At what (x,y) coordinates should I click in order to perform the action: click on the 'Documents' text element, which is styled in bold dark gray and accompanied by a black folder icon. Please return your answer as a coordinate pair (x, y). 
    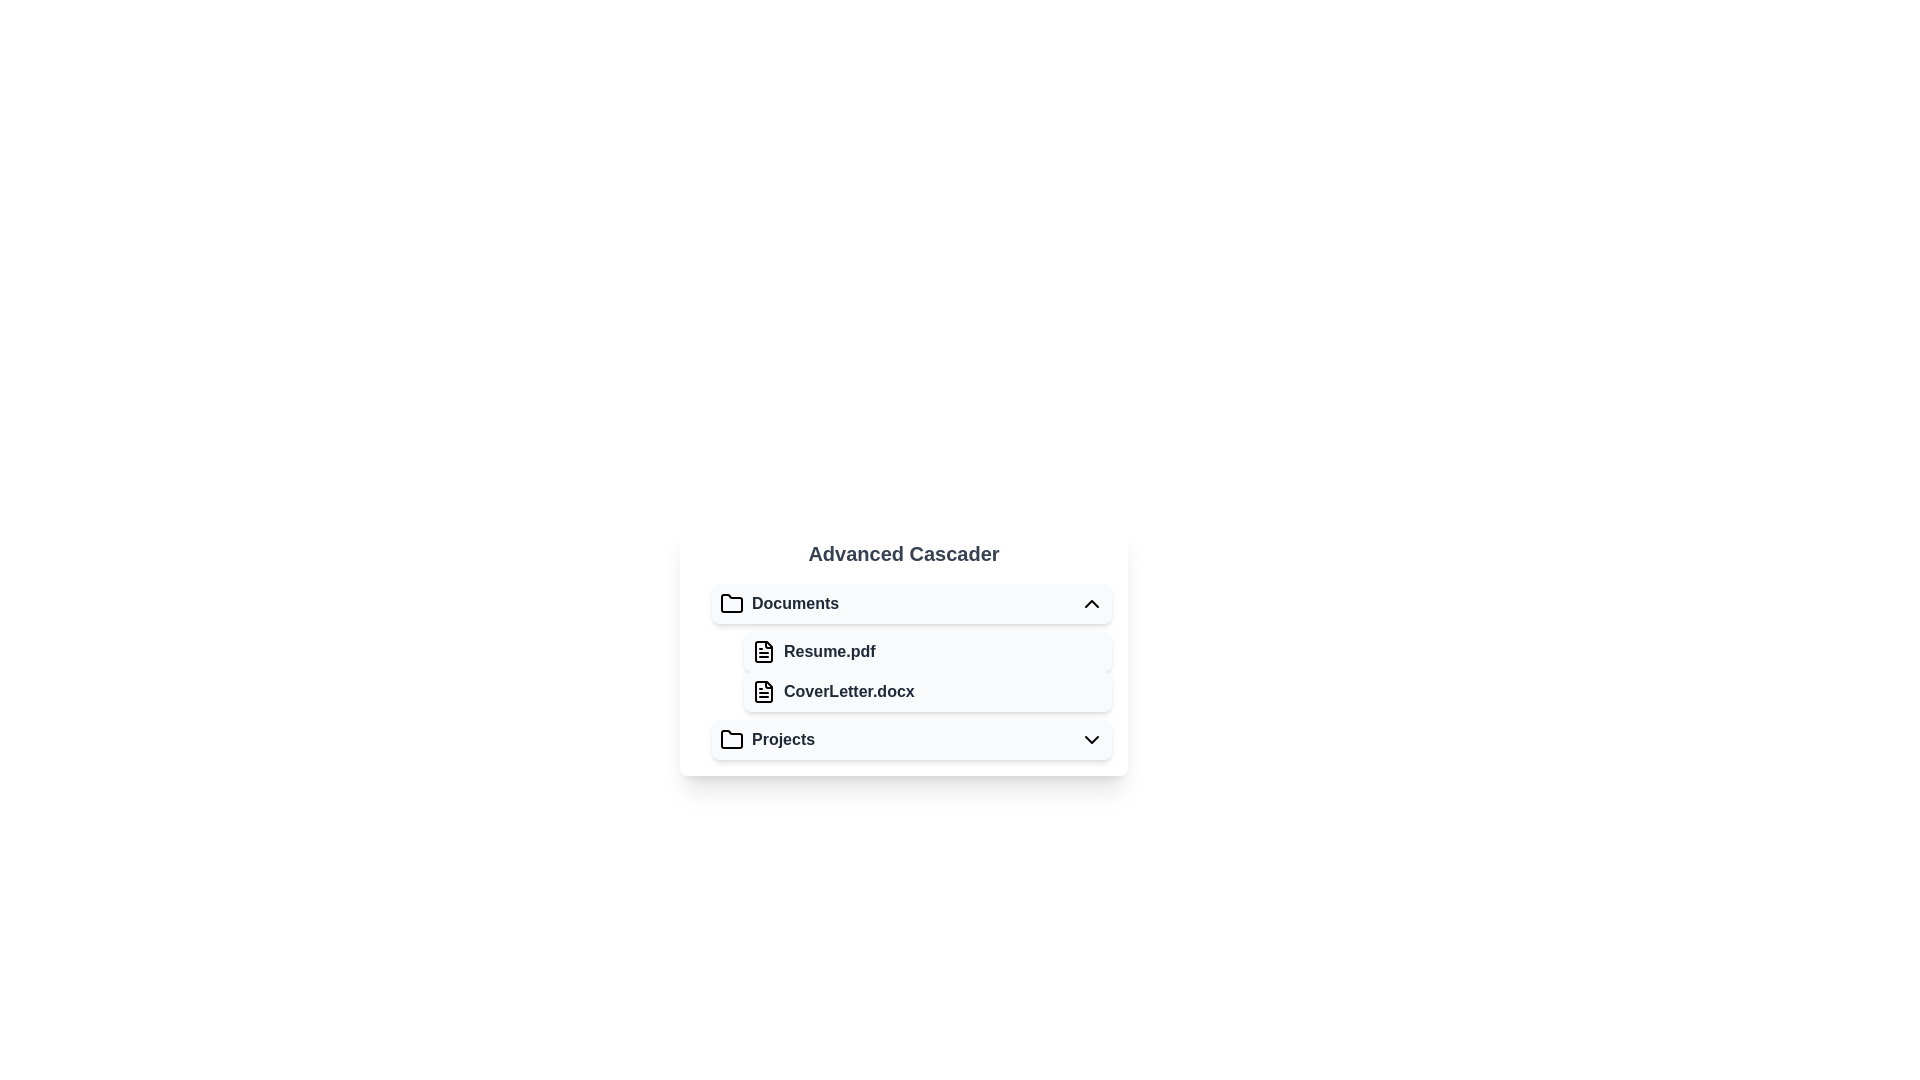
    Looking at the image, I should click on (778, 603).